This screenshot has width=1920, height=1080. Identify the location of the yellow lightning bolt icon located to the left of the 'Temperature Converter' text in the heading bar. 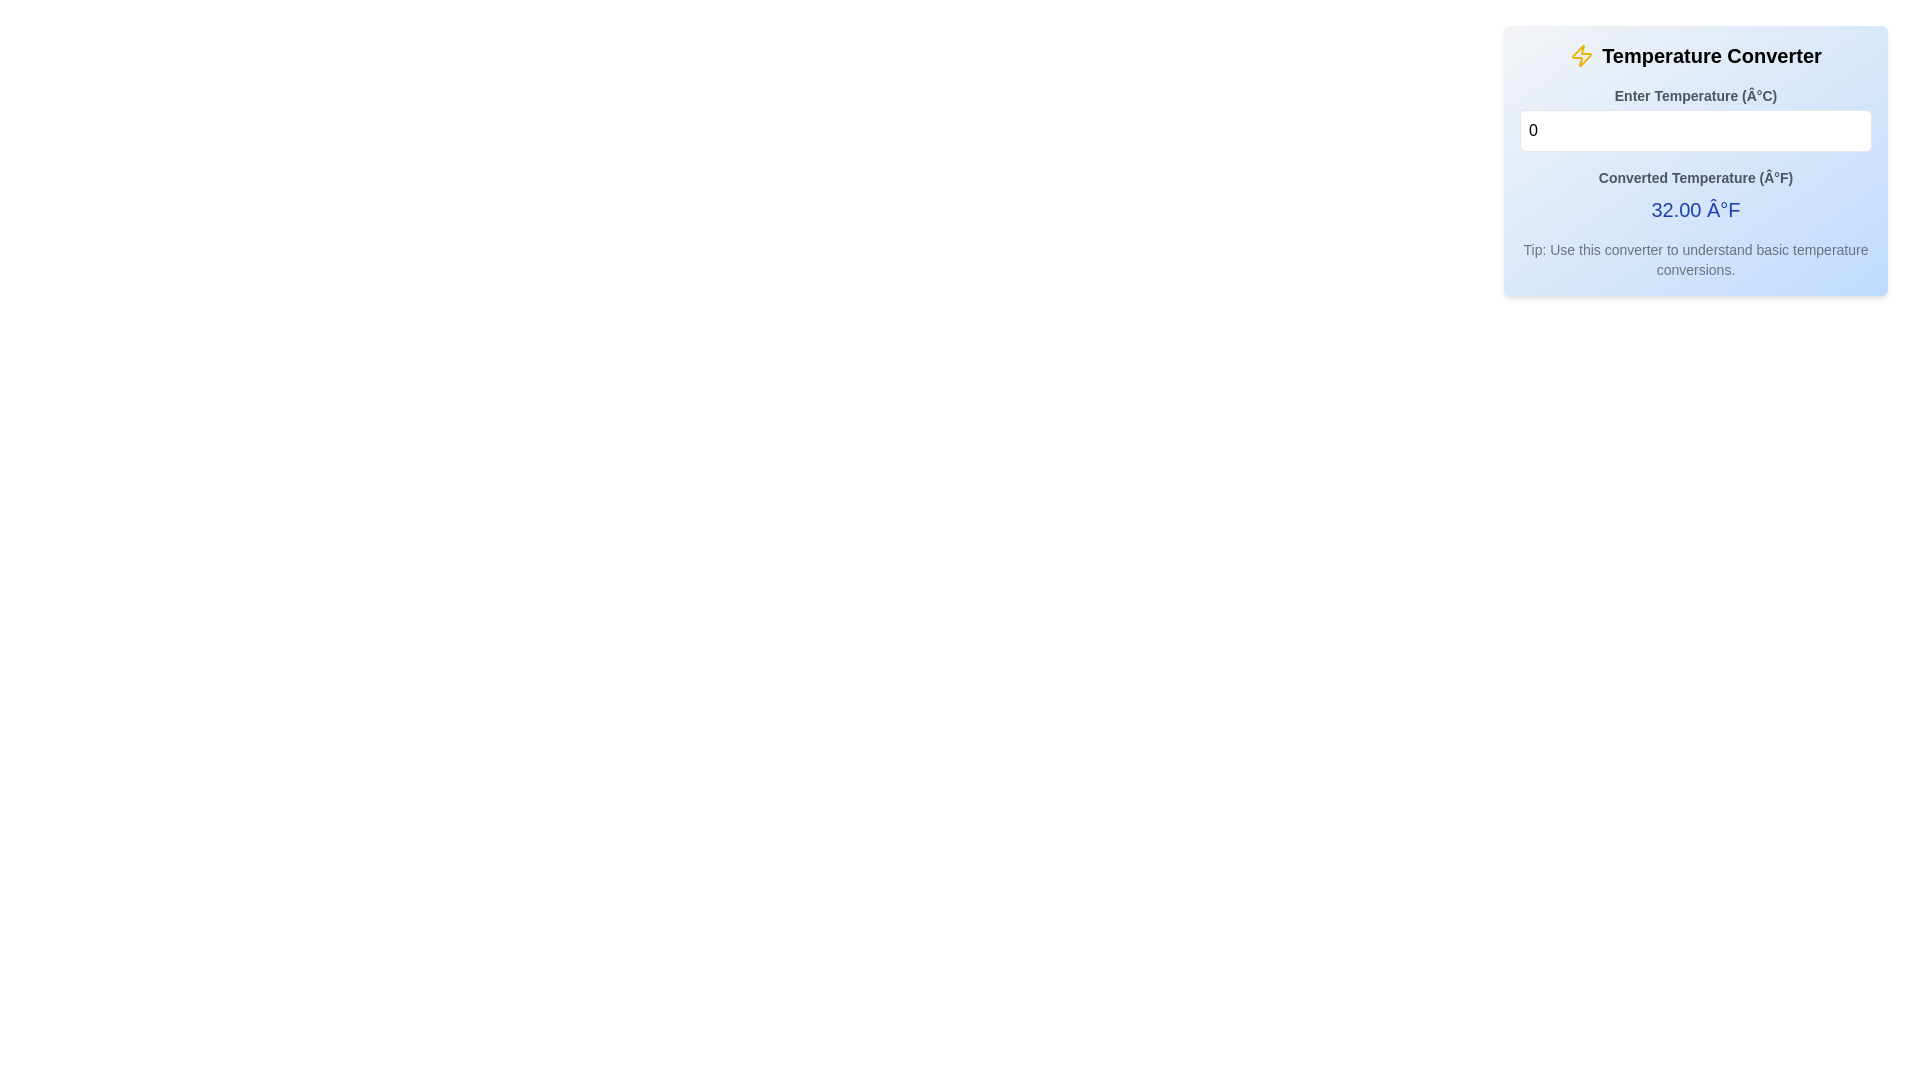
(1581, 55).